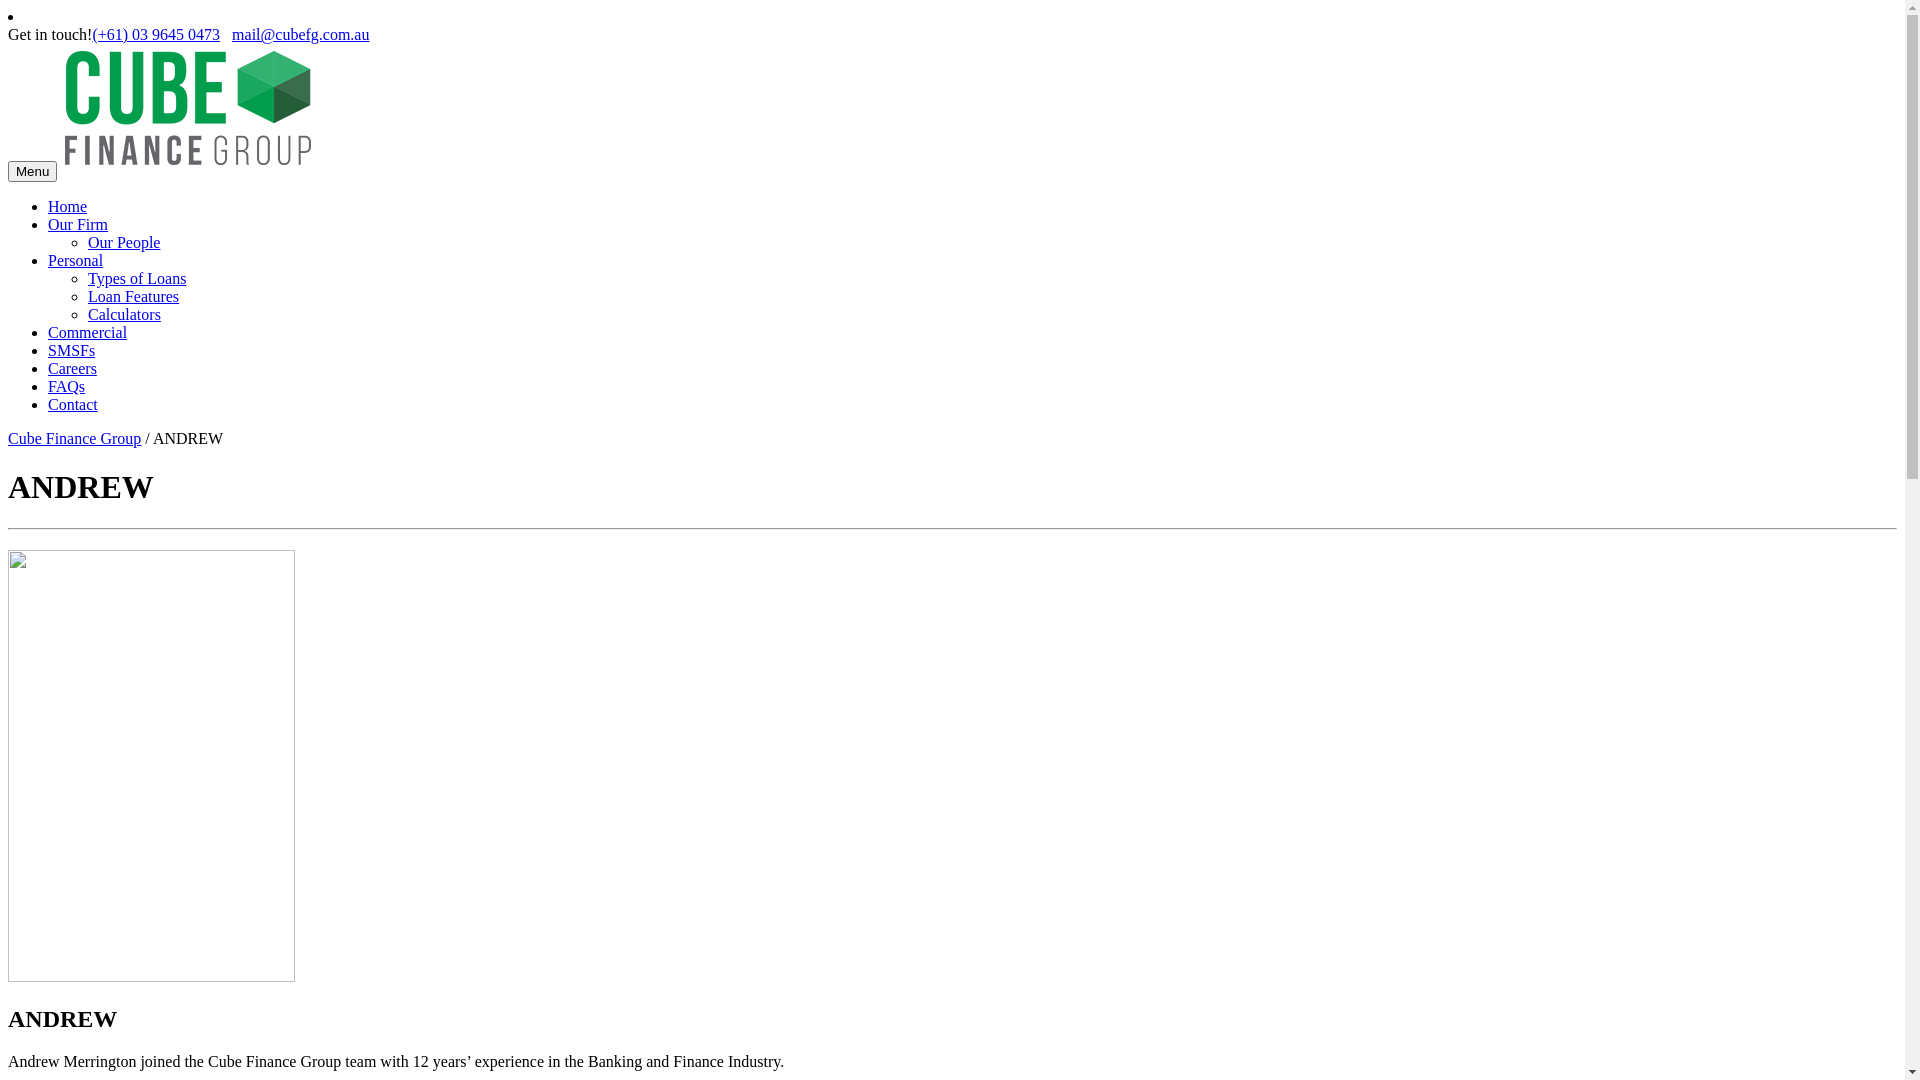  I want to click on 'Contact', so click(72, 404).